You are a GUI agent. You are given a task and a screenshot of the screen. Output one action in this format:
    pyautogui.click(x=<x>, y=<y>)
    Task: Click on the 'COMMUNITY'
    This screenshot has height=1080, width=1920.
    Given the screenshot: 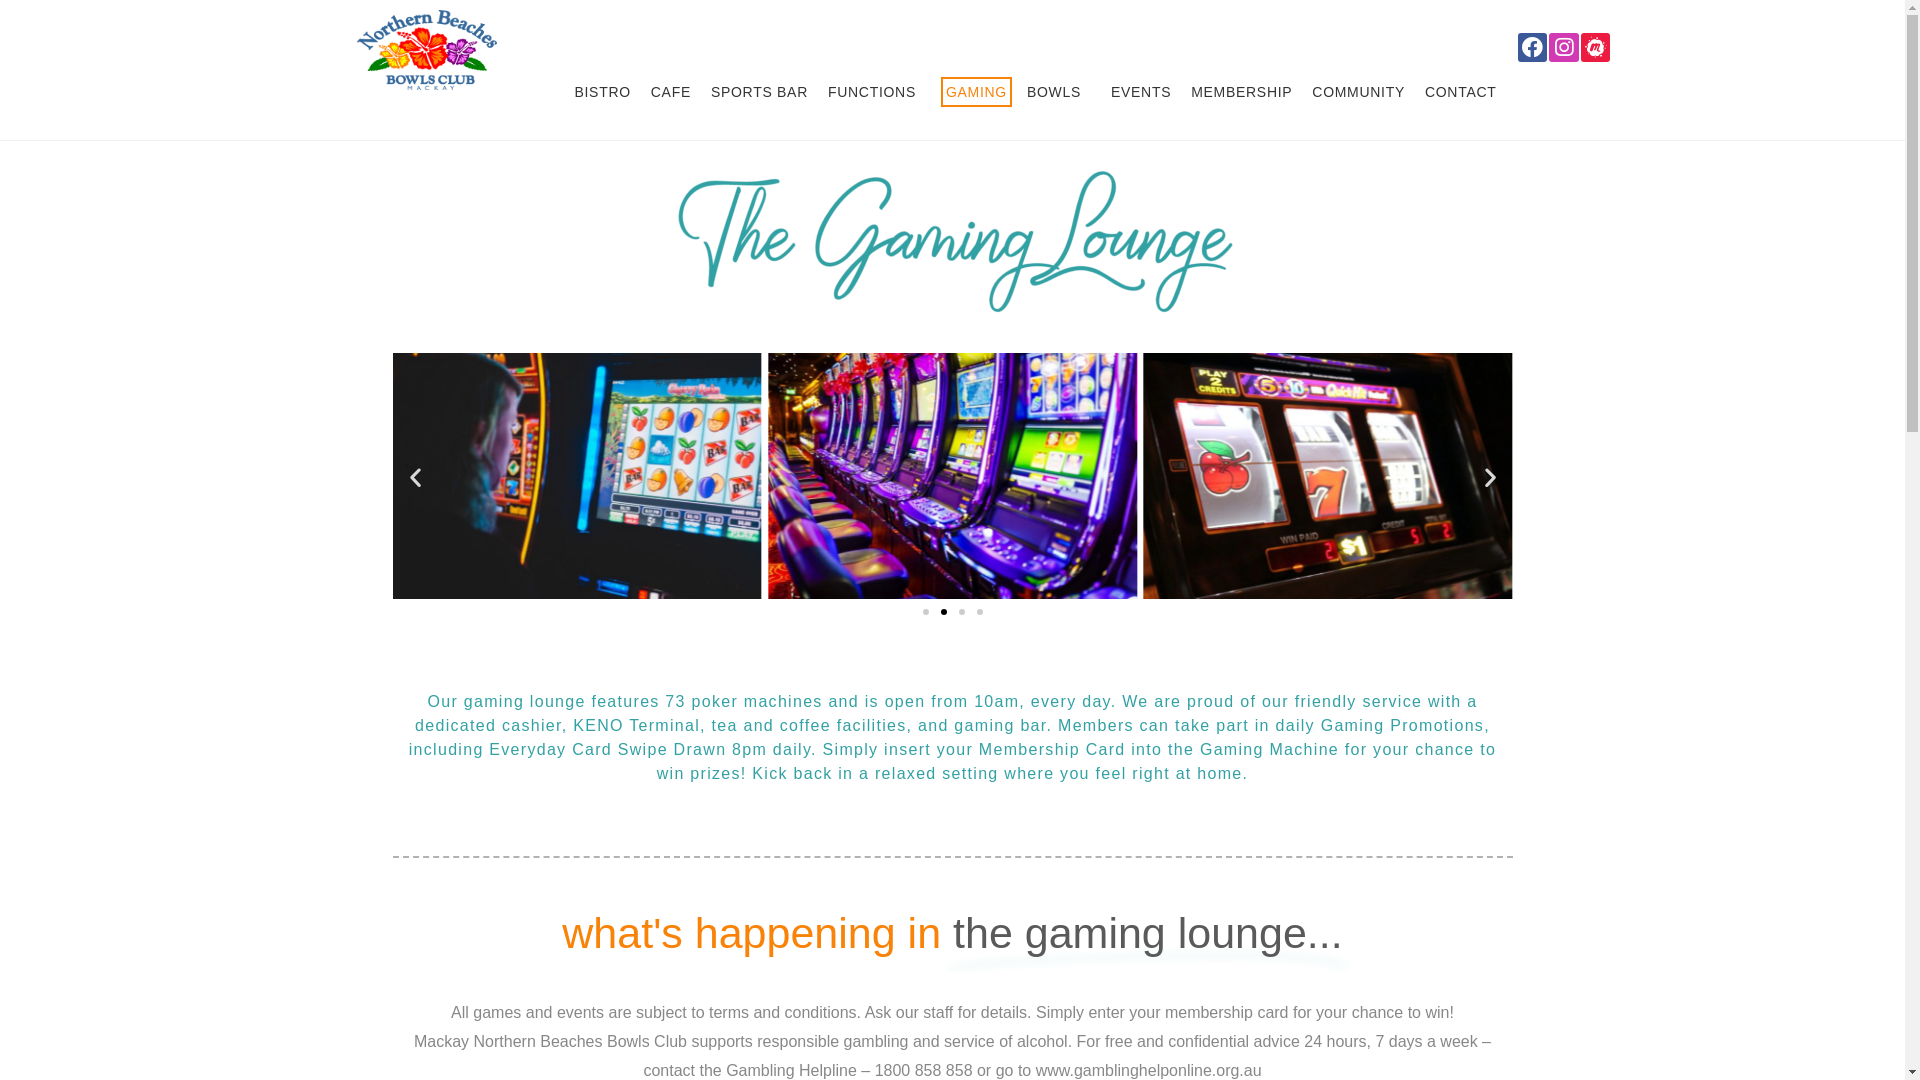 What is the action you would take?
    pyautogui.click(x=1358, y=92)
    